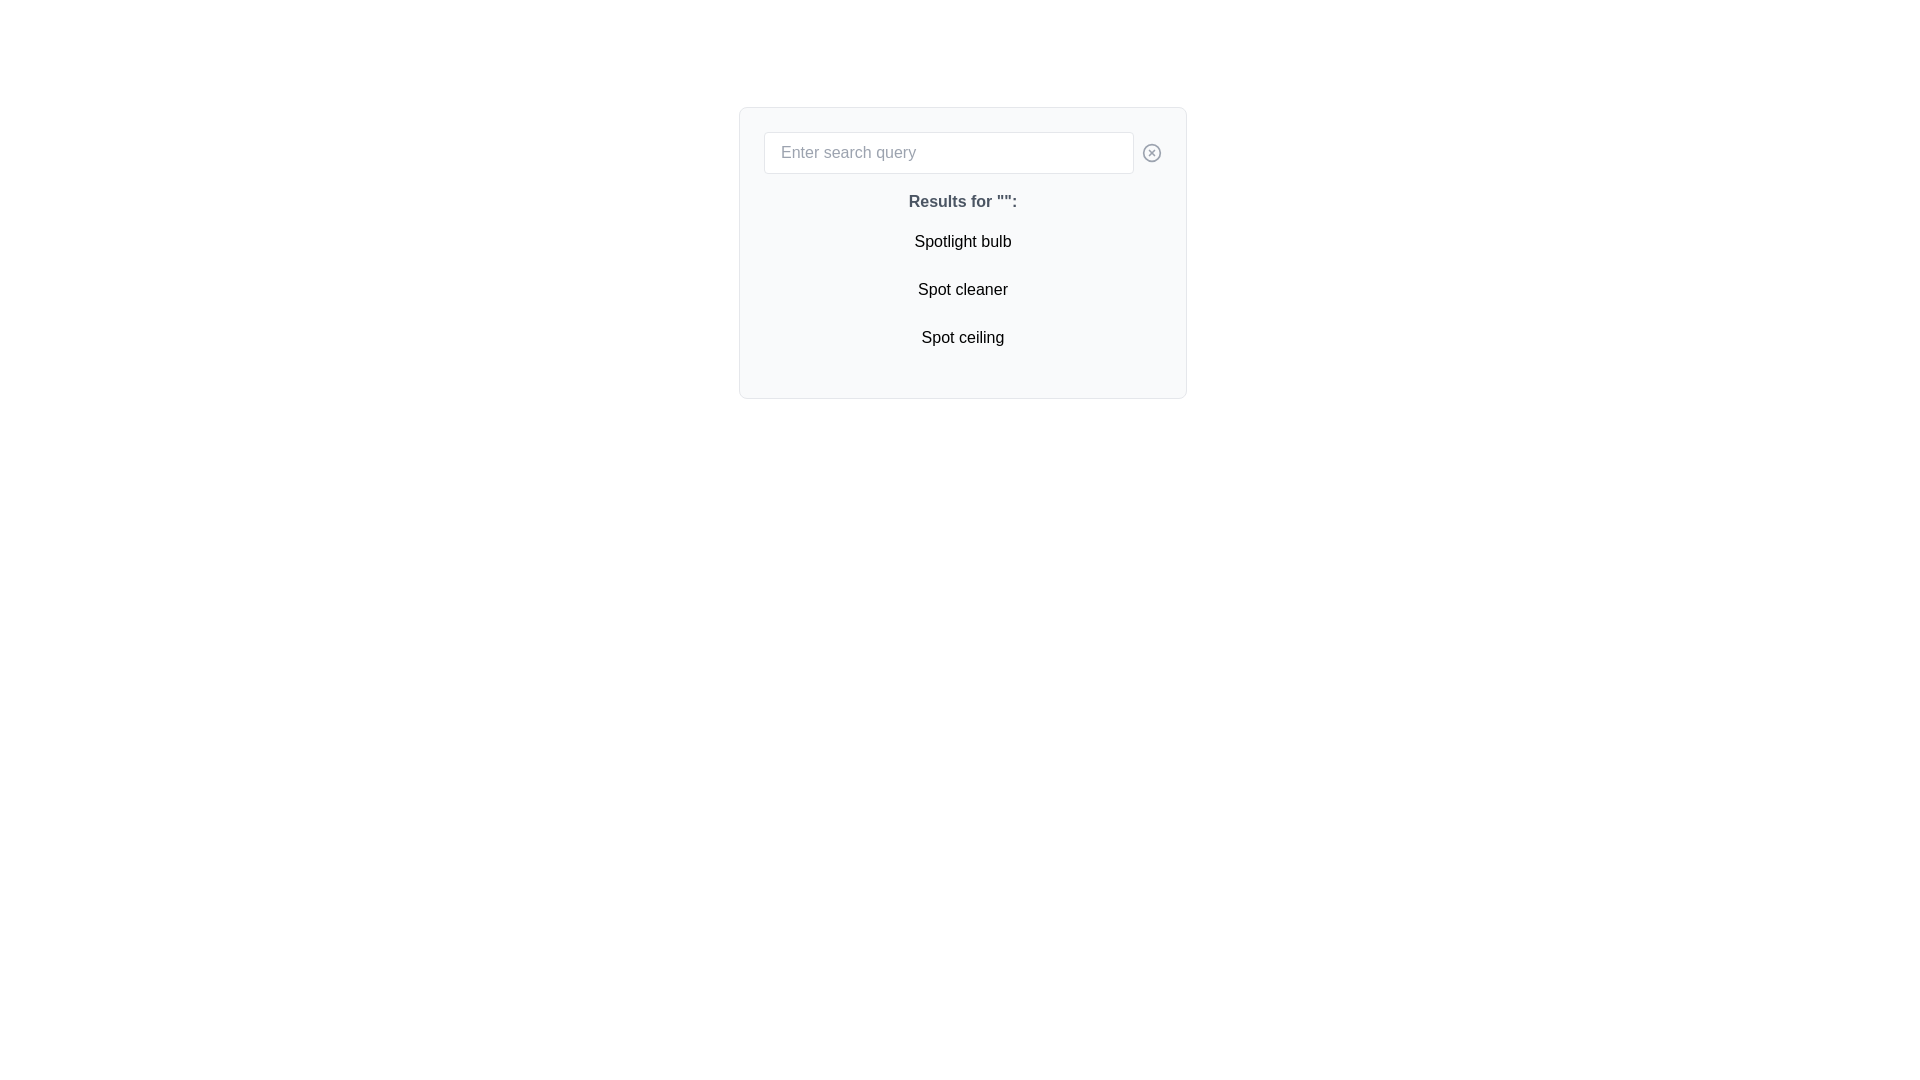  What do you see at coordinates (937, 240) in the screenshot?
I see `the lowercase letter 'o' in the text 'Spotlight bulb', which is the fourth character of the text` at bounding box center [937, 240].